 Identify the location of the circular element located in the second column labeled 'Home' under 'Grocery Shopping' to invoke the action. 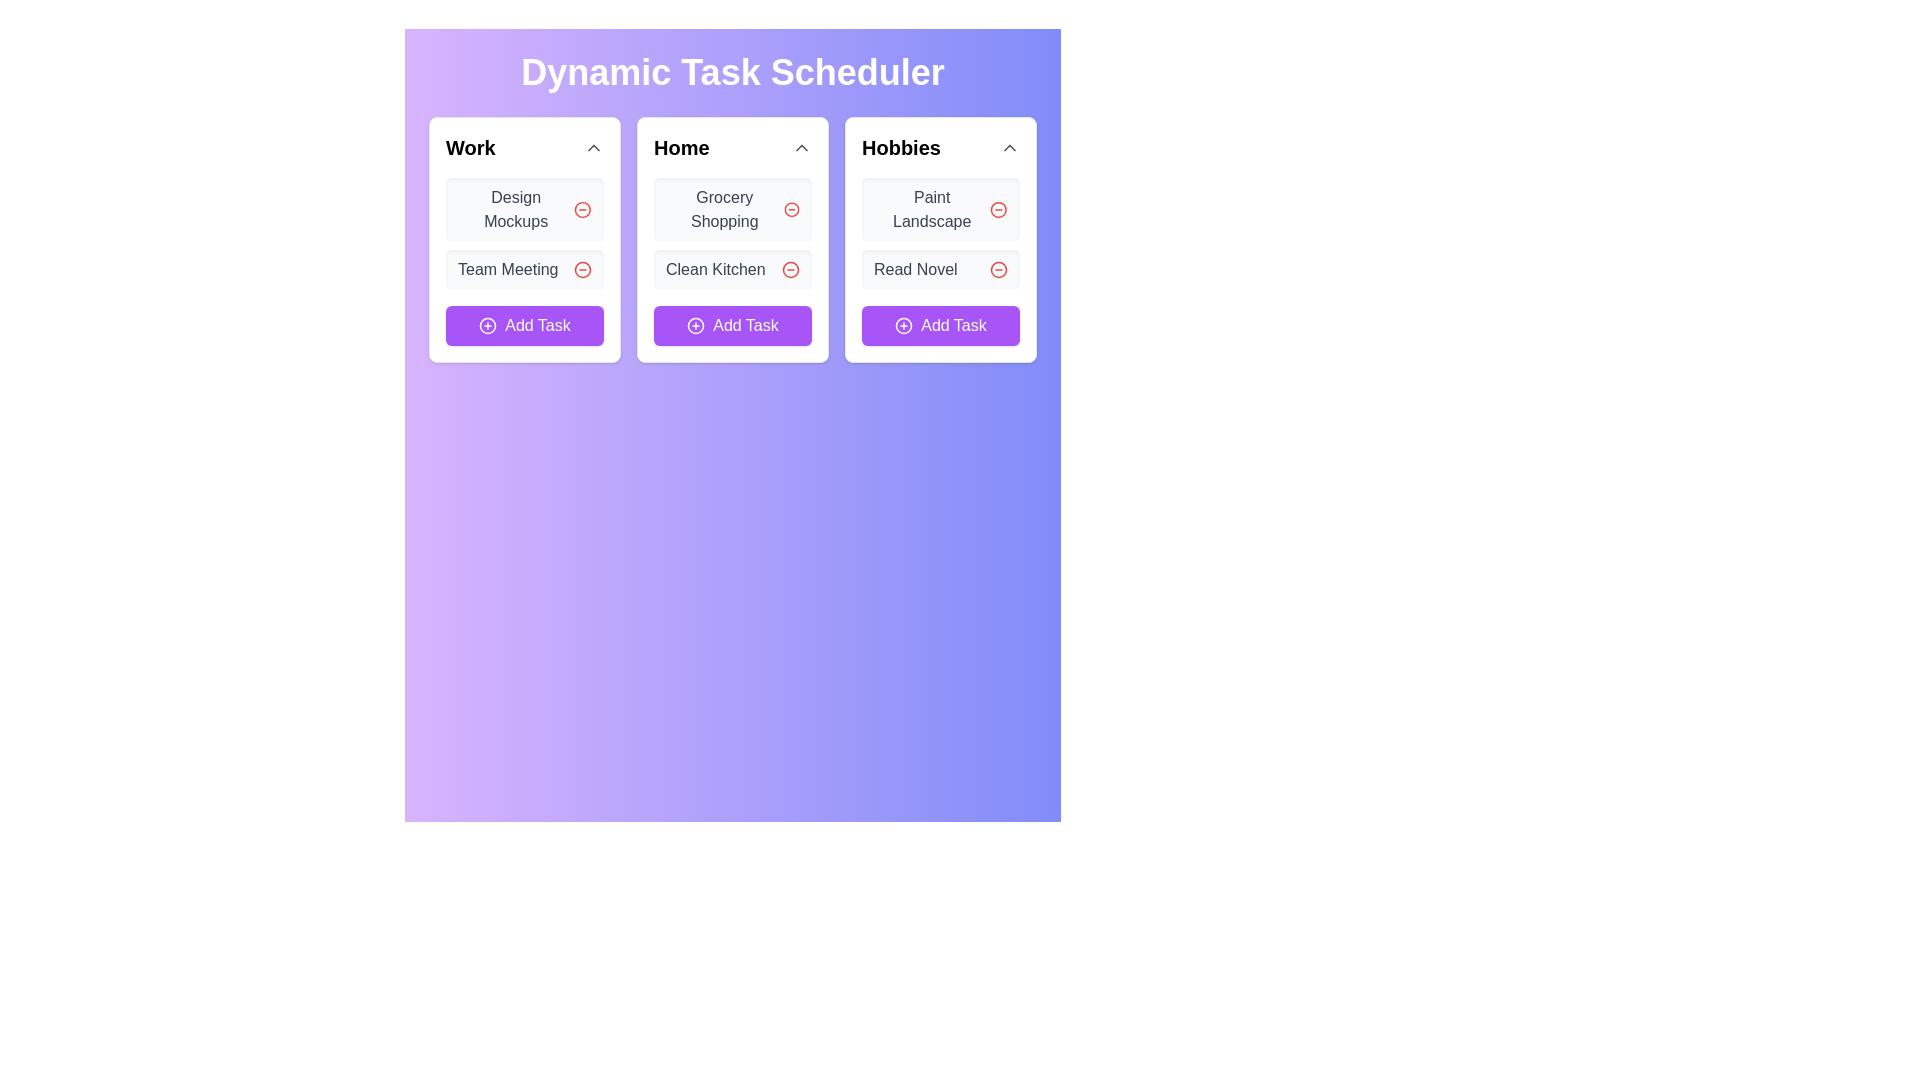
(790, 209).